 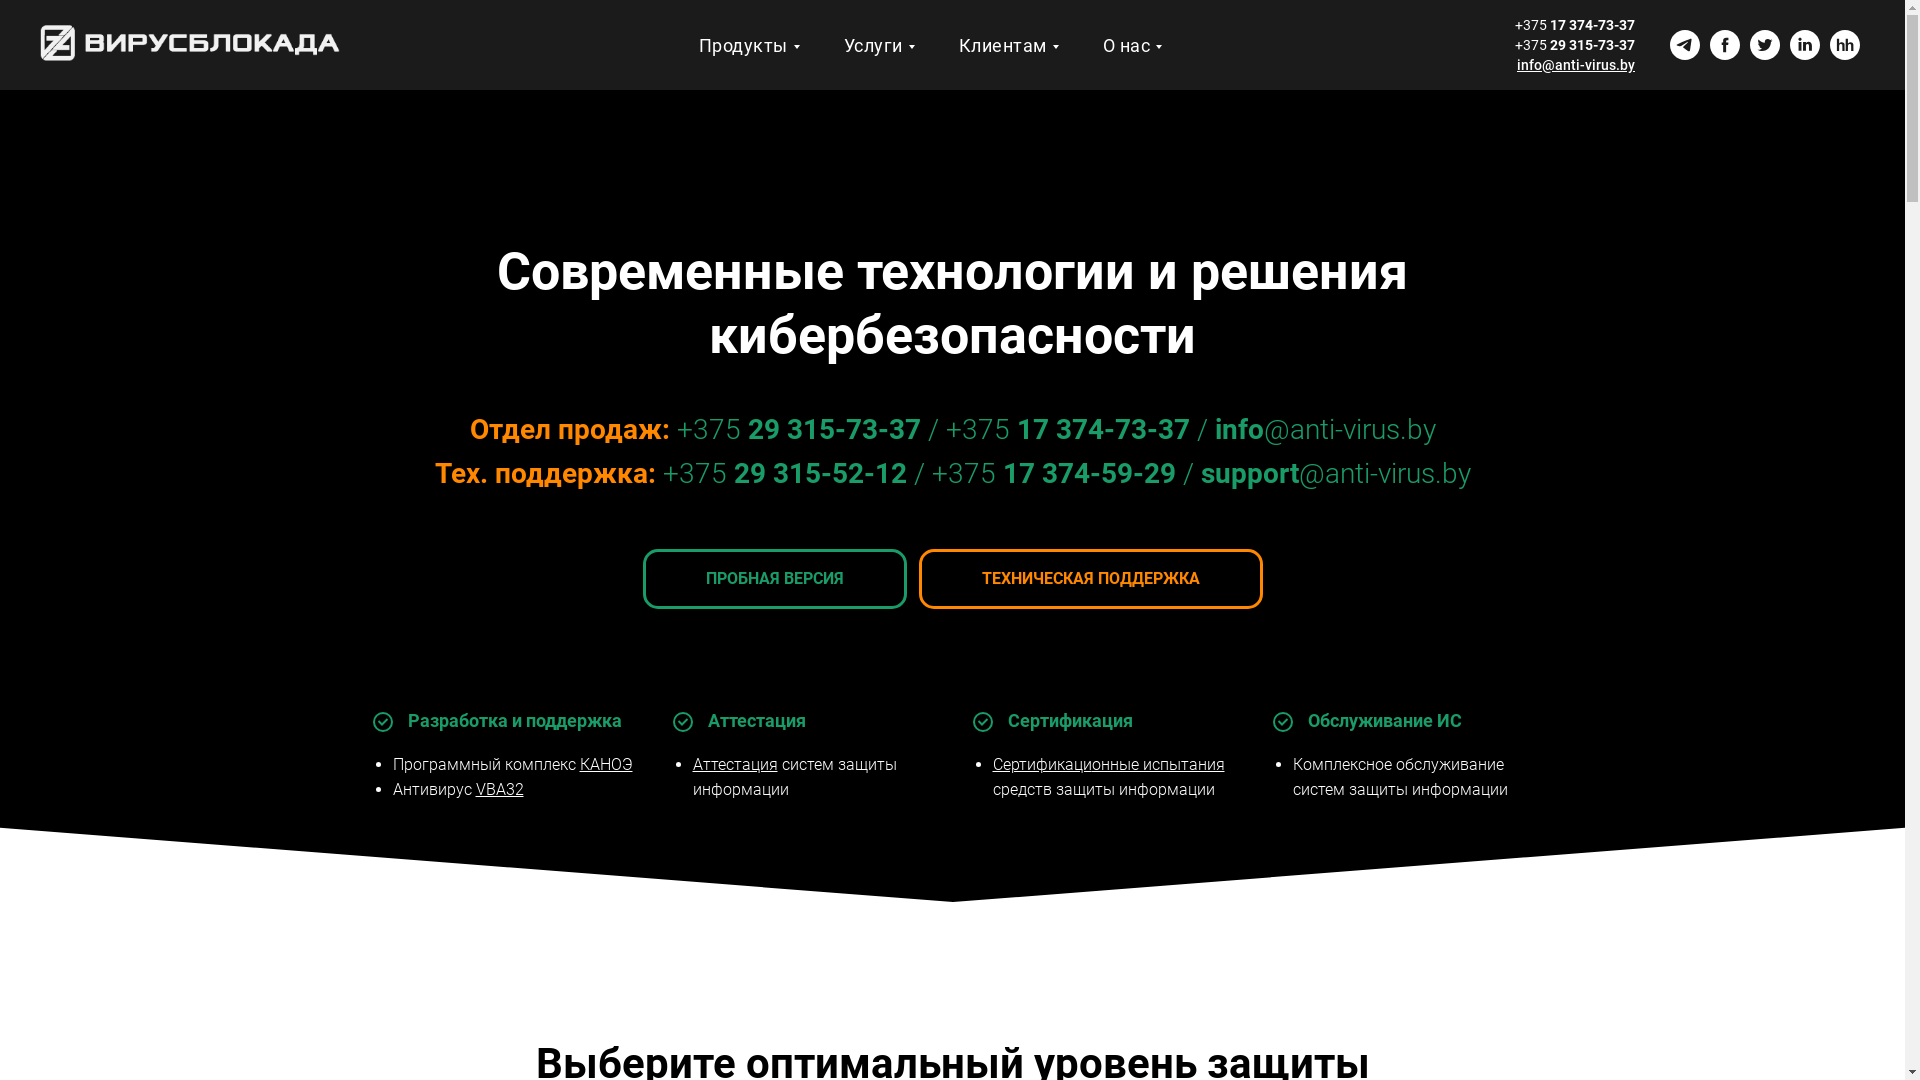 What do you see at coordinates (499, 788) in the screenshot?
I see `'VBA32'` at bounding box center [499, 788].